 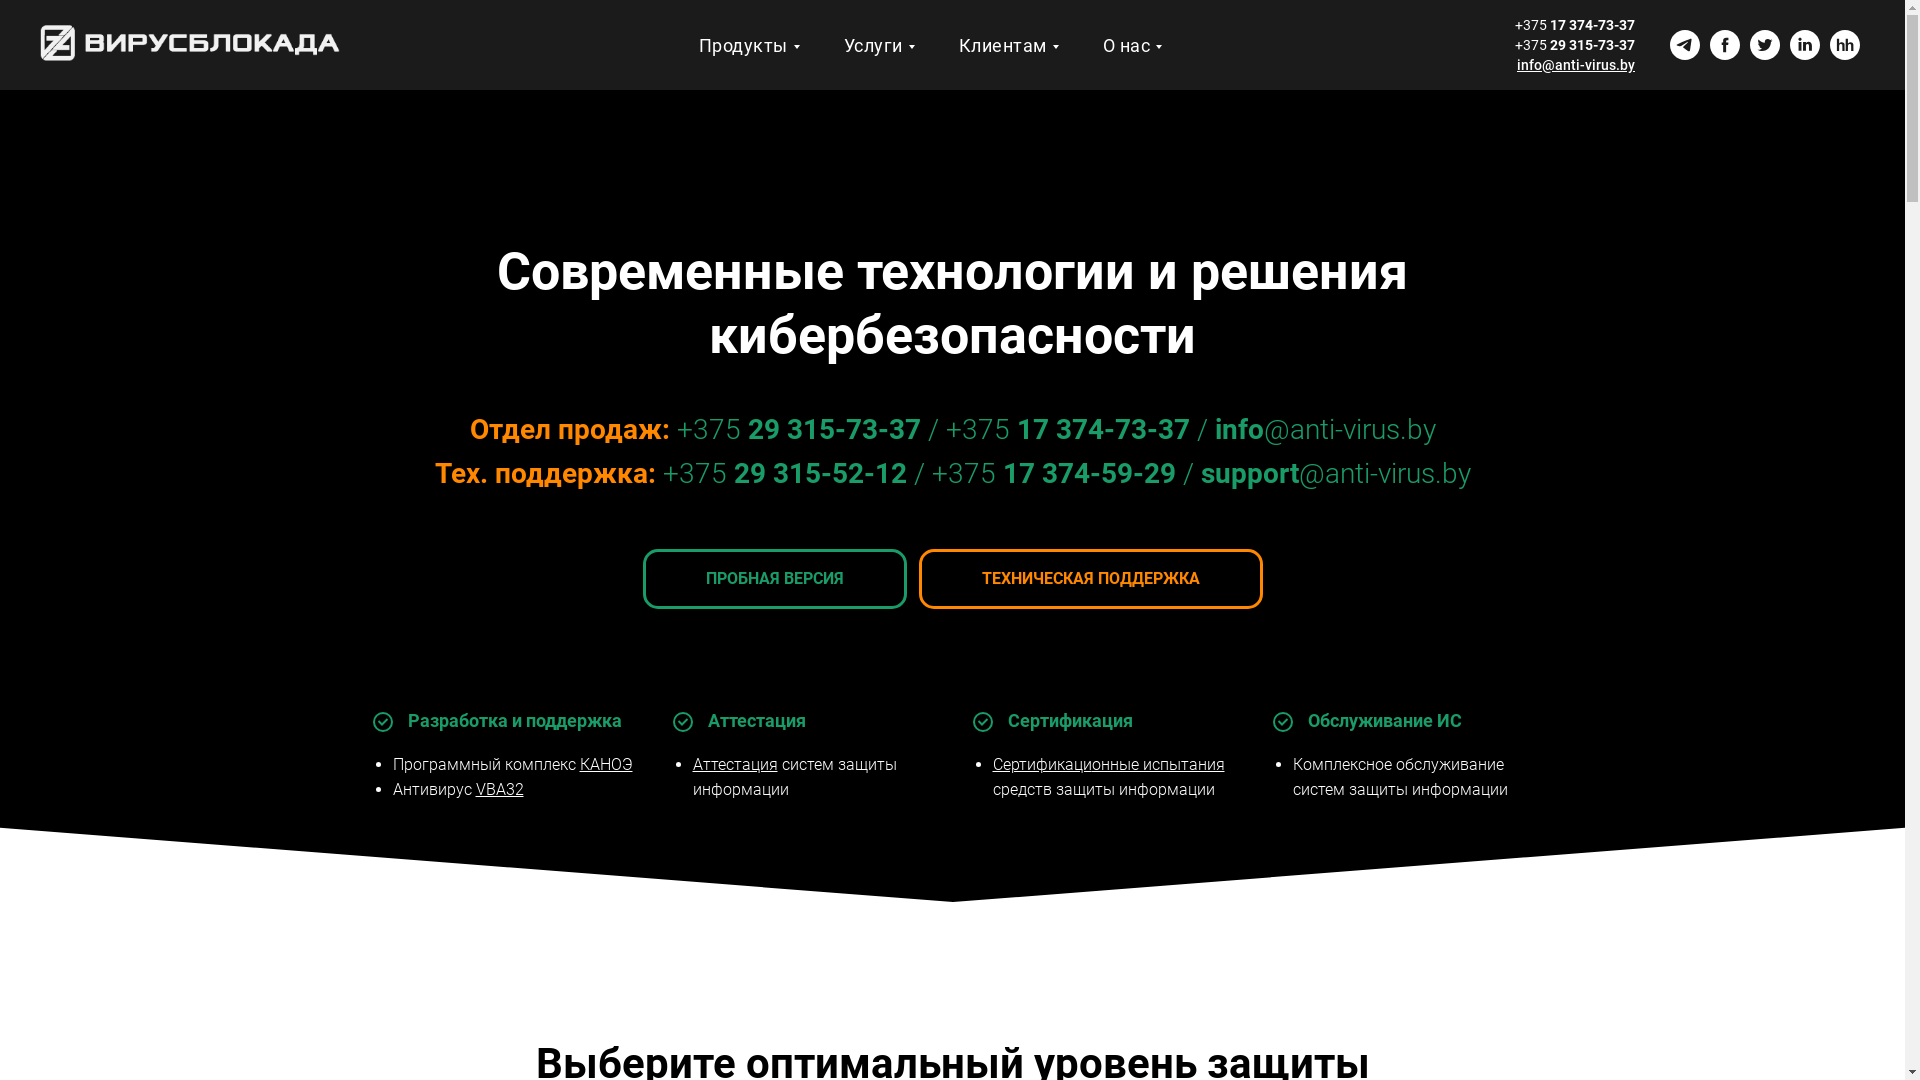 What do you see at coordinates (499, 788) in the screenshot?
I see `'VBA32'` at bounding box center [499, 788].